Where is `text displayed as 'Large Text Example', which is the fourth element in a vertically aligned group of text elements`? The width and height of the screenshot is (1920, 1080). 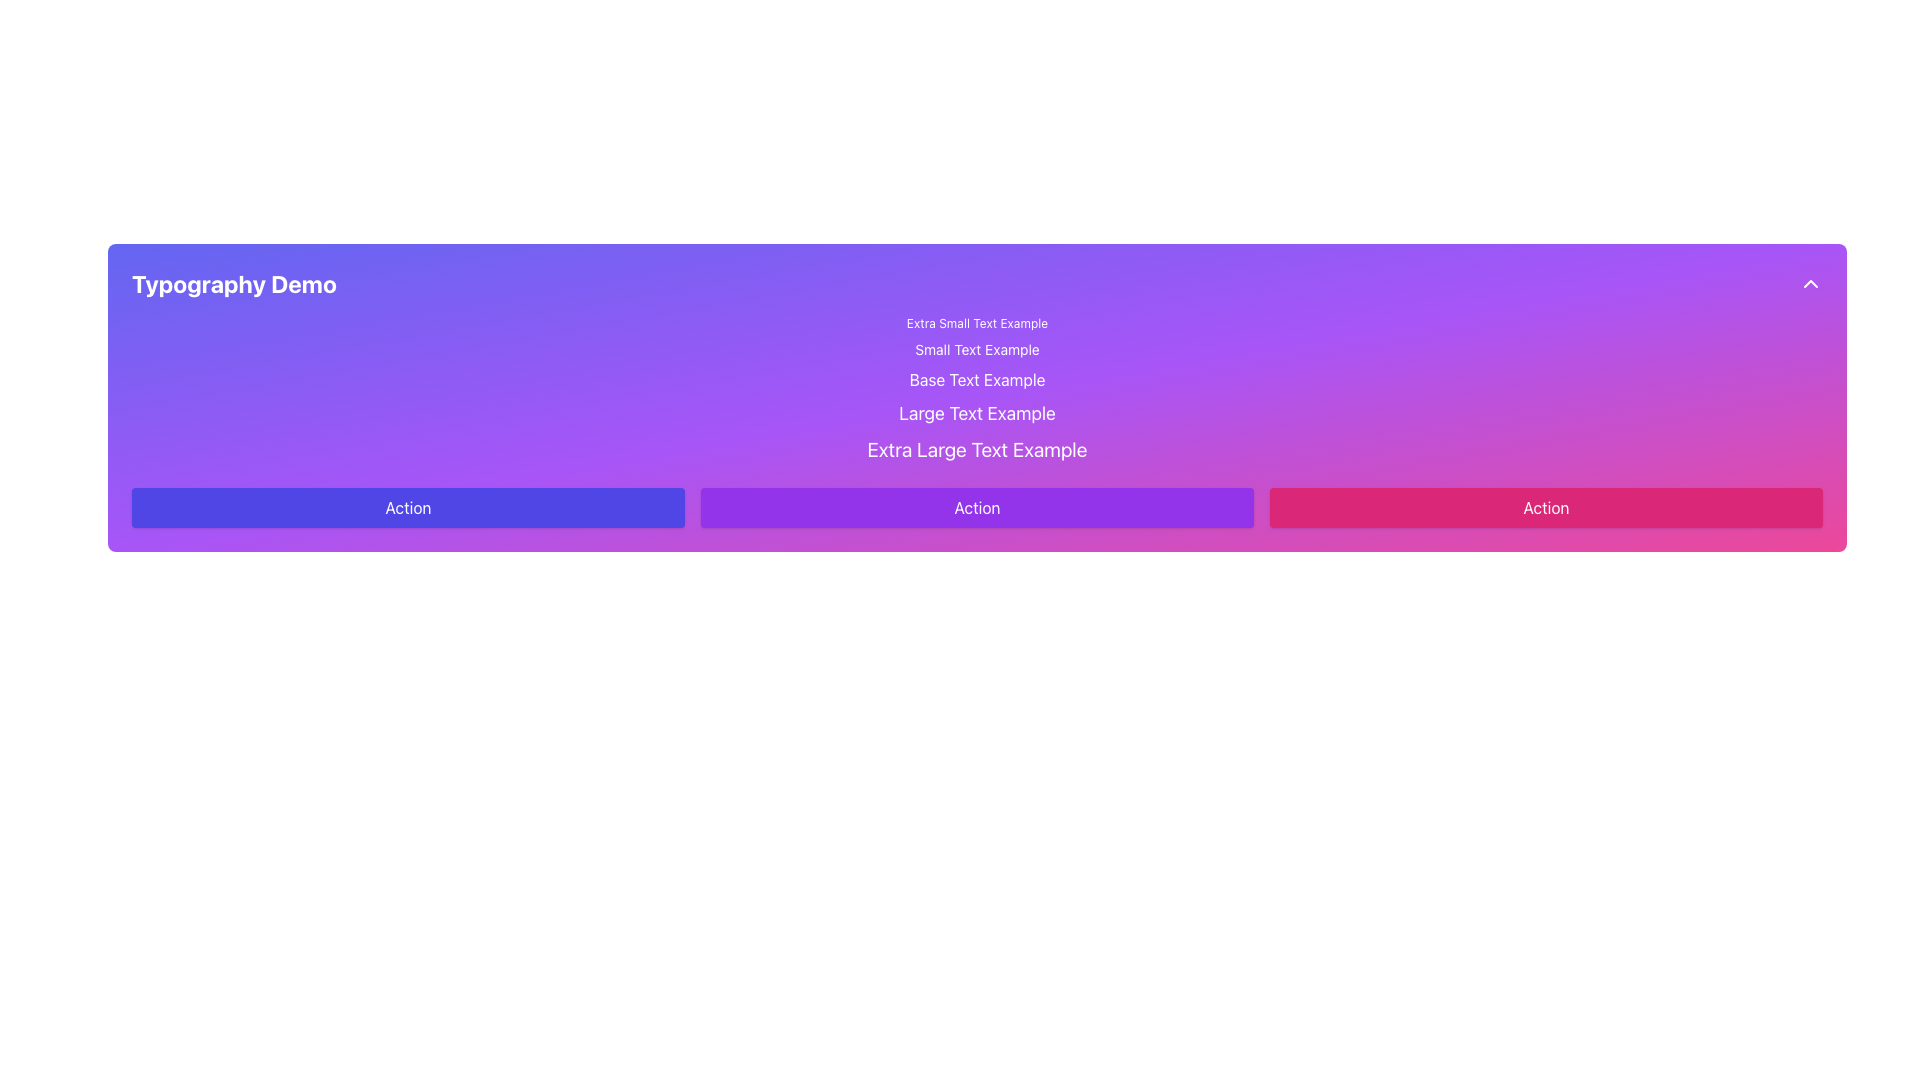
text displayed as 'Large Text Example', which is the fourth element in a vertically aligned group of text elements is located at coordinates (977, 412).